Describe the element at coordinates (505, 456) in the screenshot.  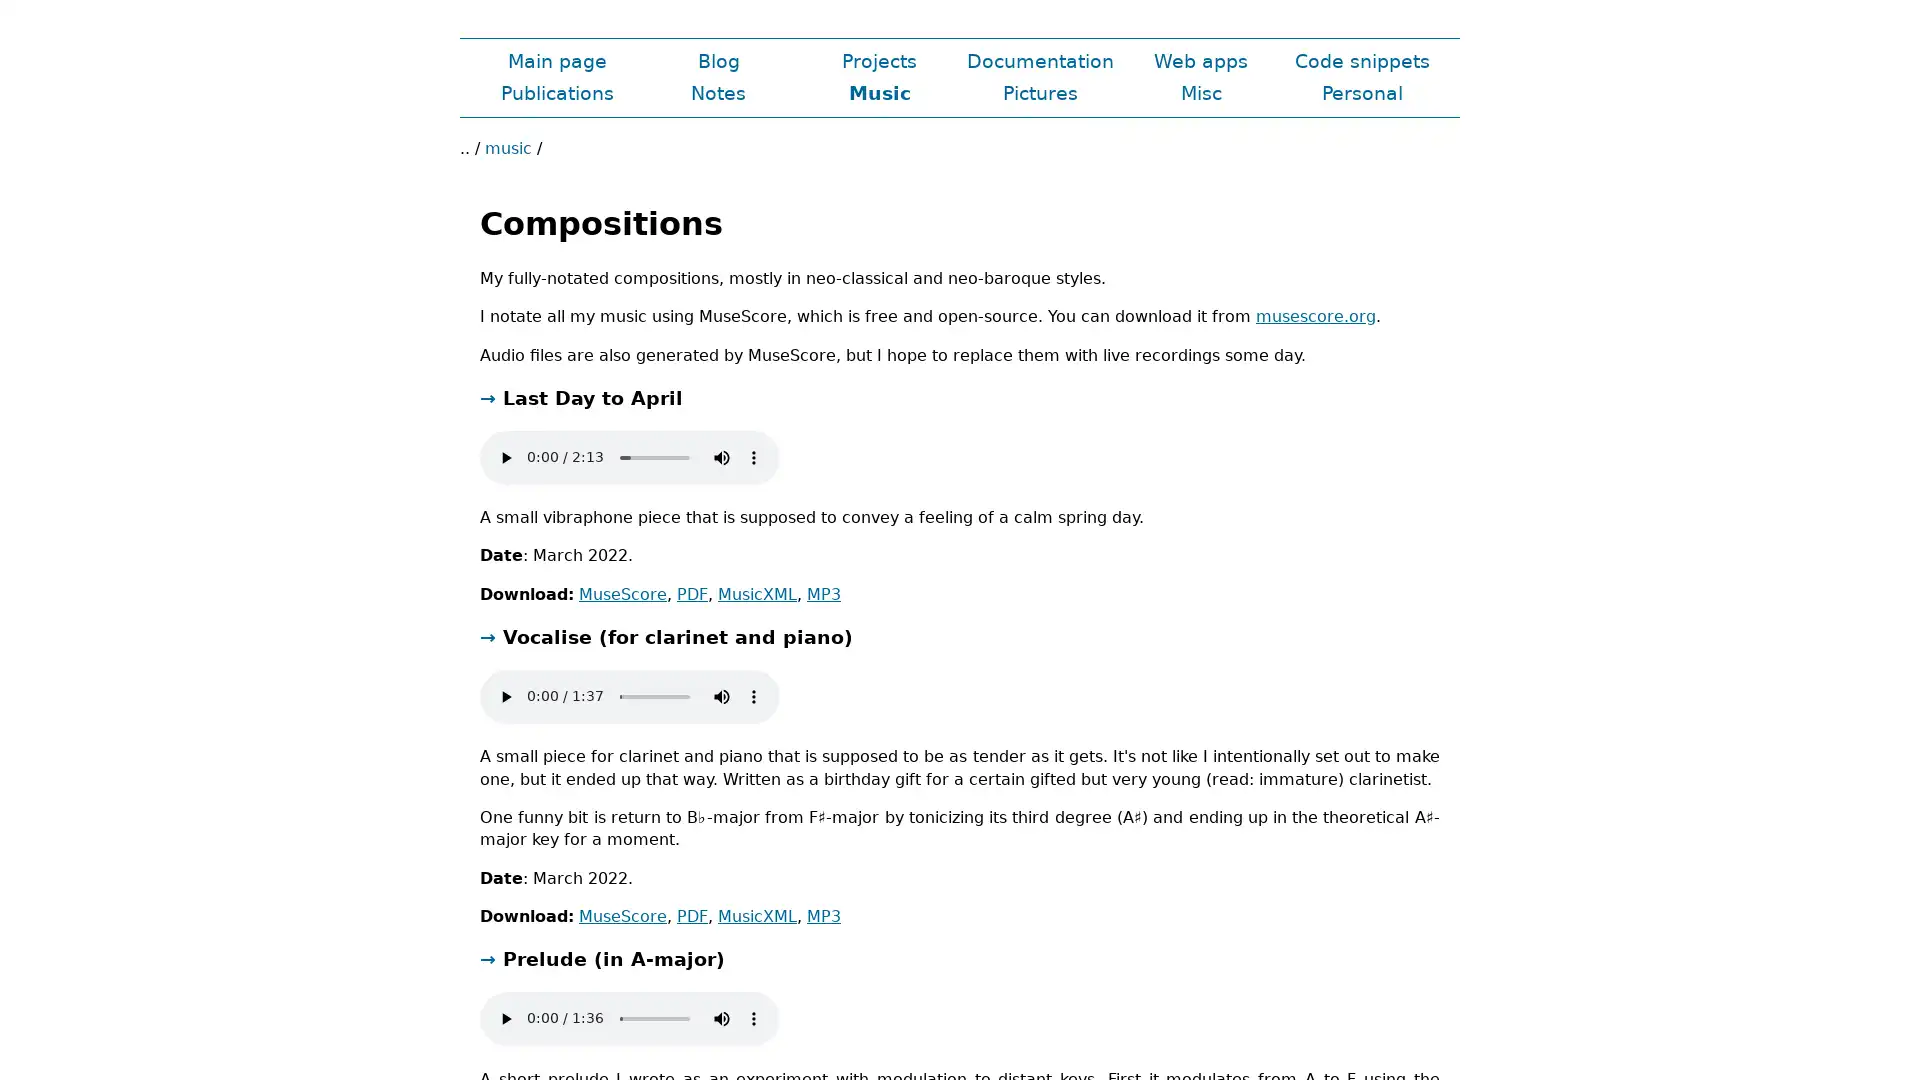
I see `play` at that location.